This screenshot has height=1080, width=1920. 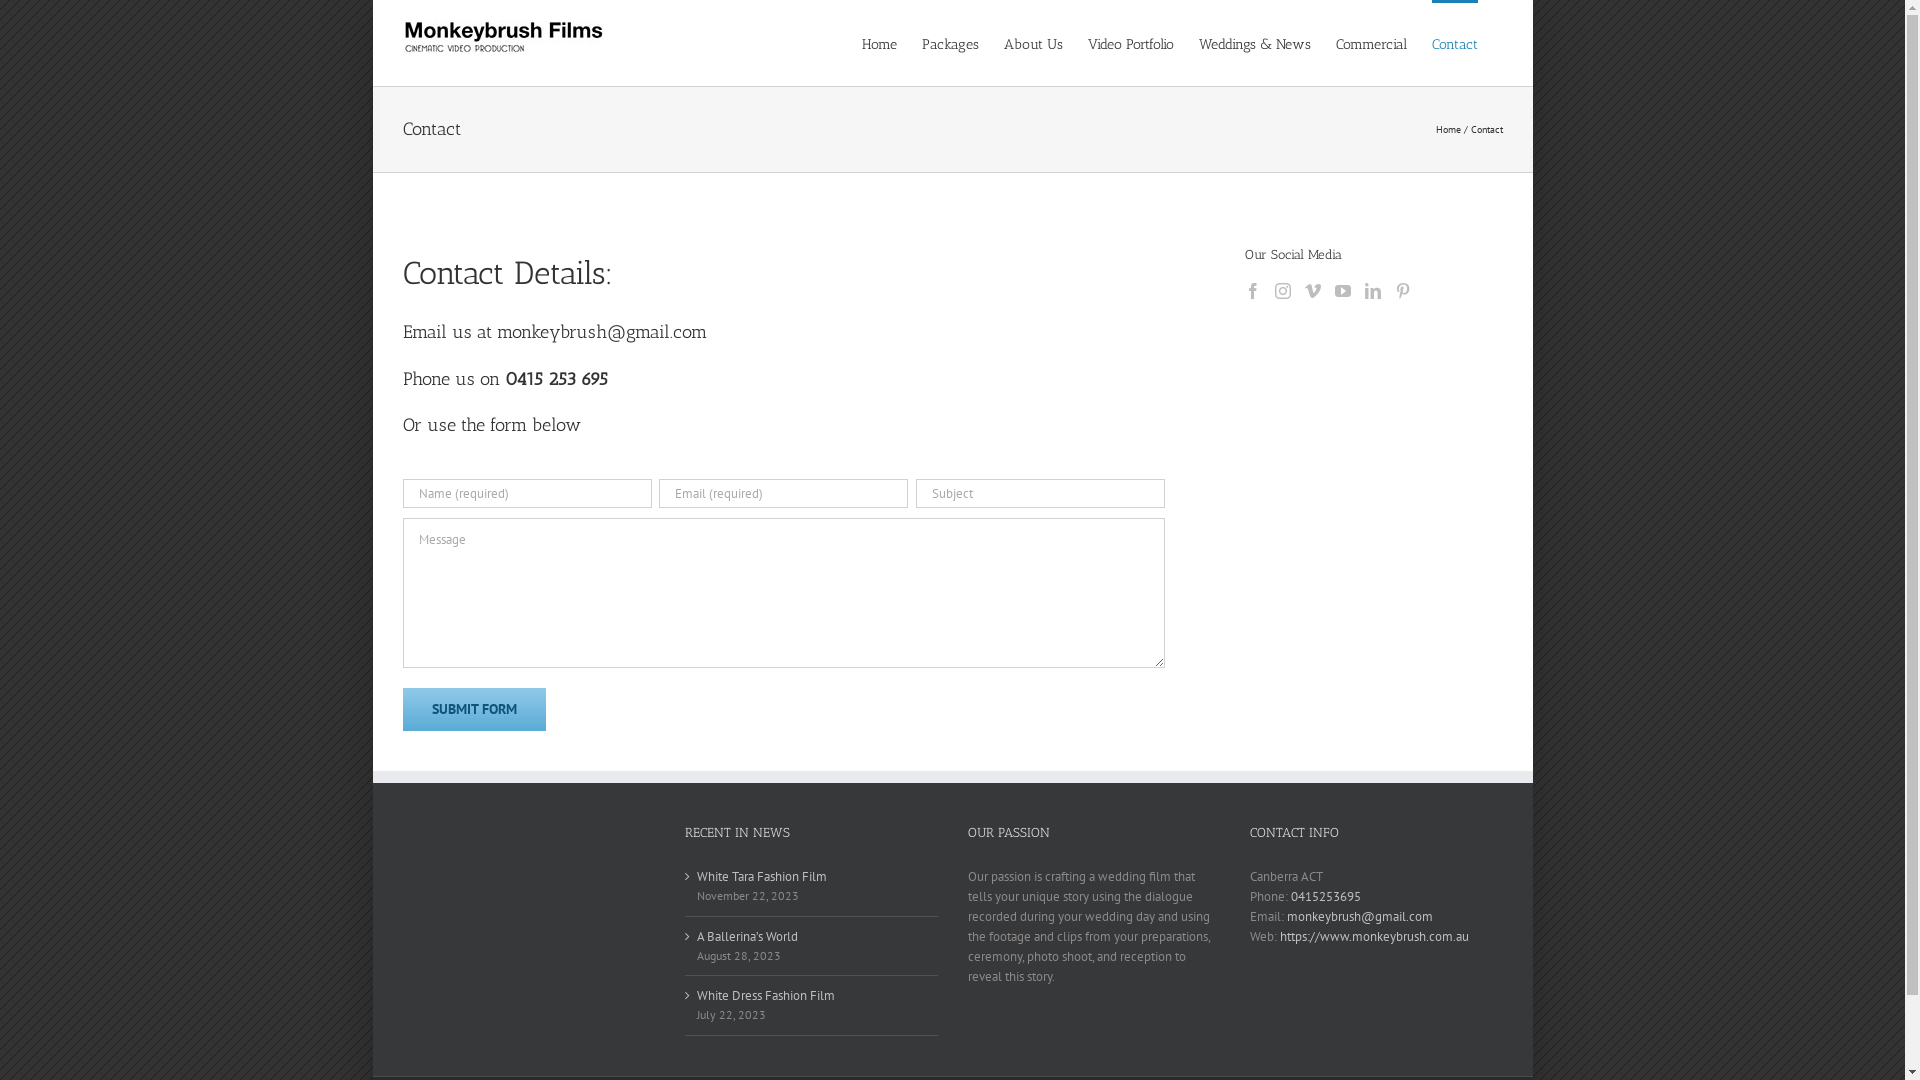 What do you see at coordinates (1131, 42) in the screenshot?
I see `'Video Portfolio'` at bounding box center [1131, 42].